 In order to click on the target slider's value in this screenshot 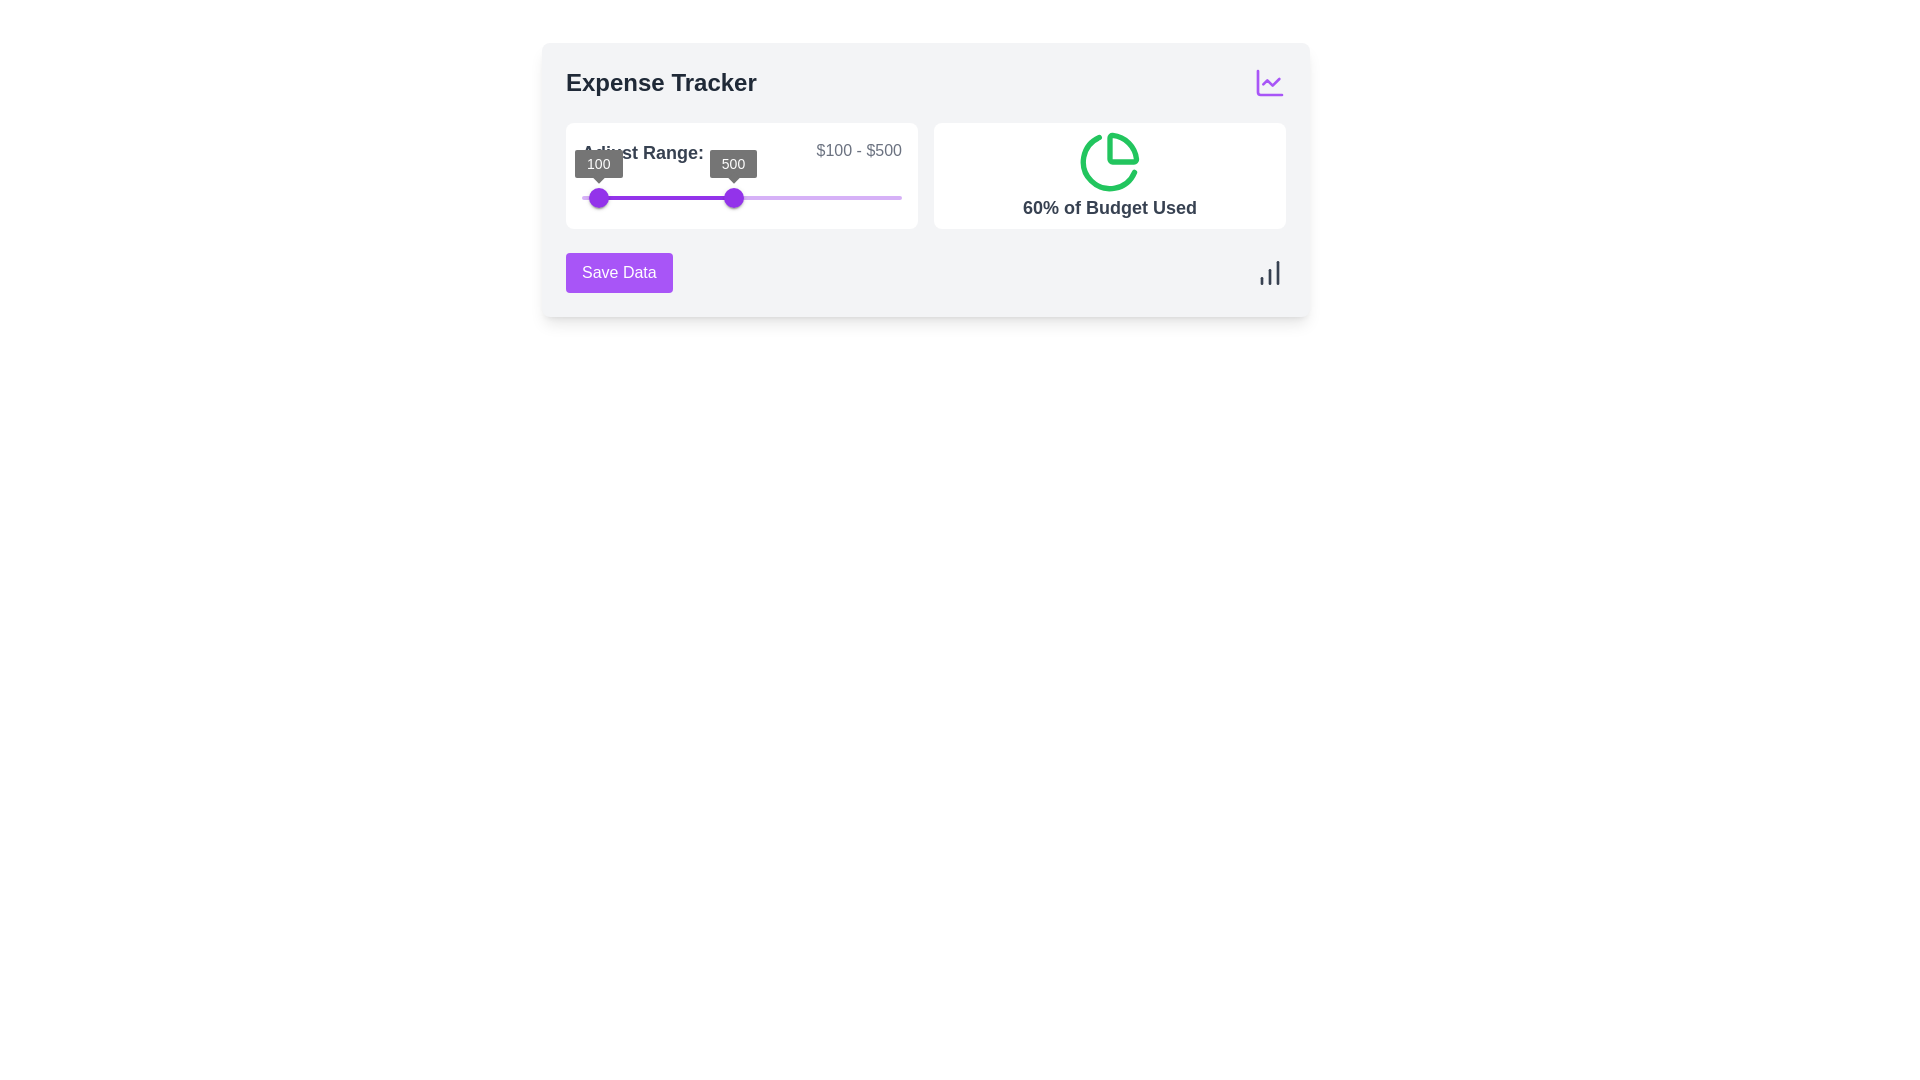, I will do `click(606, 200)`.